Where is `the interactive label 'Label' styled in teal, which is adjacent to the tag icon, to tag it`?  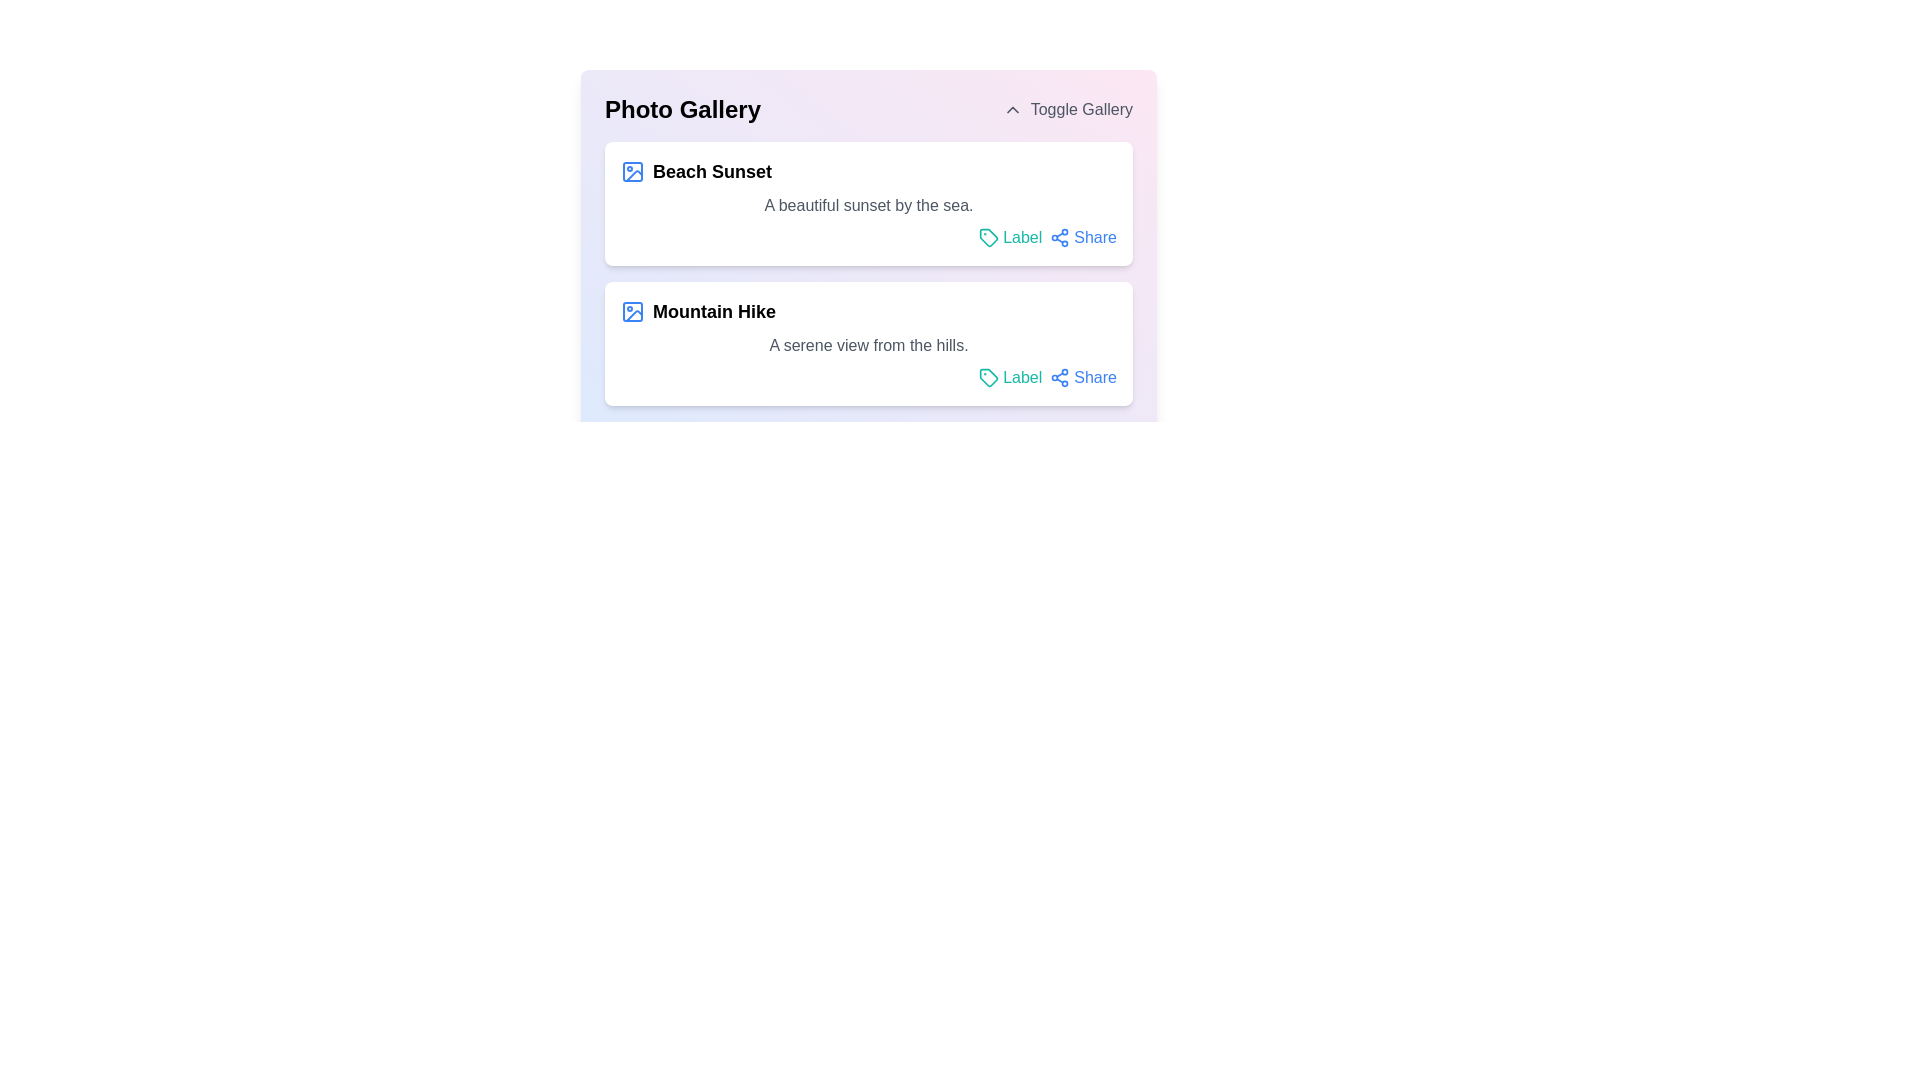
the interactive label 'Label' styled in teal, which is adjacent to the tag icon, to tag it is located at coordinates (1010, 378).